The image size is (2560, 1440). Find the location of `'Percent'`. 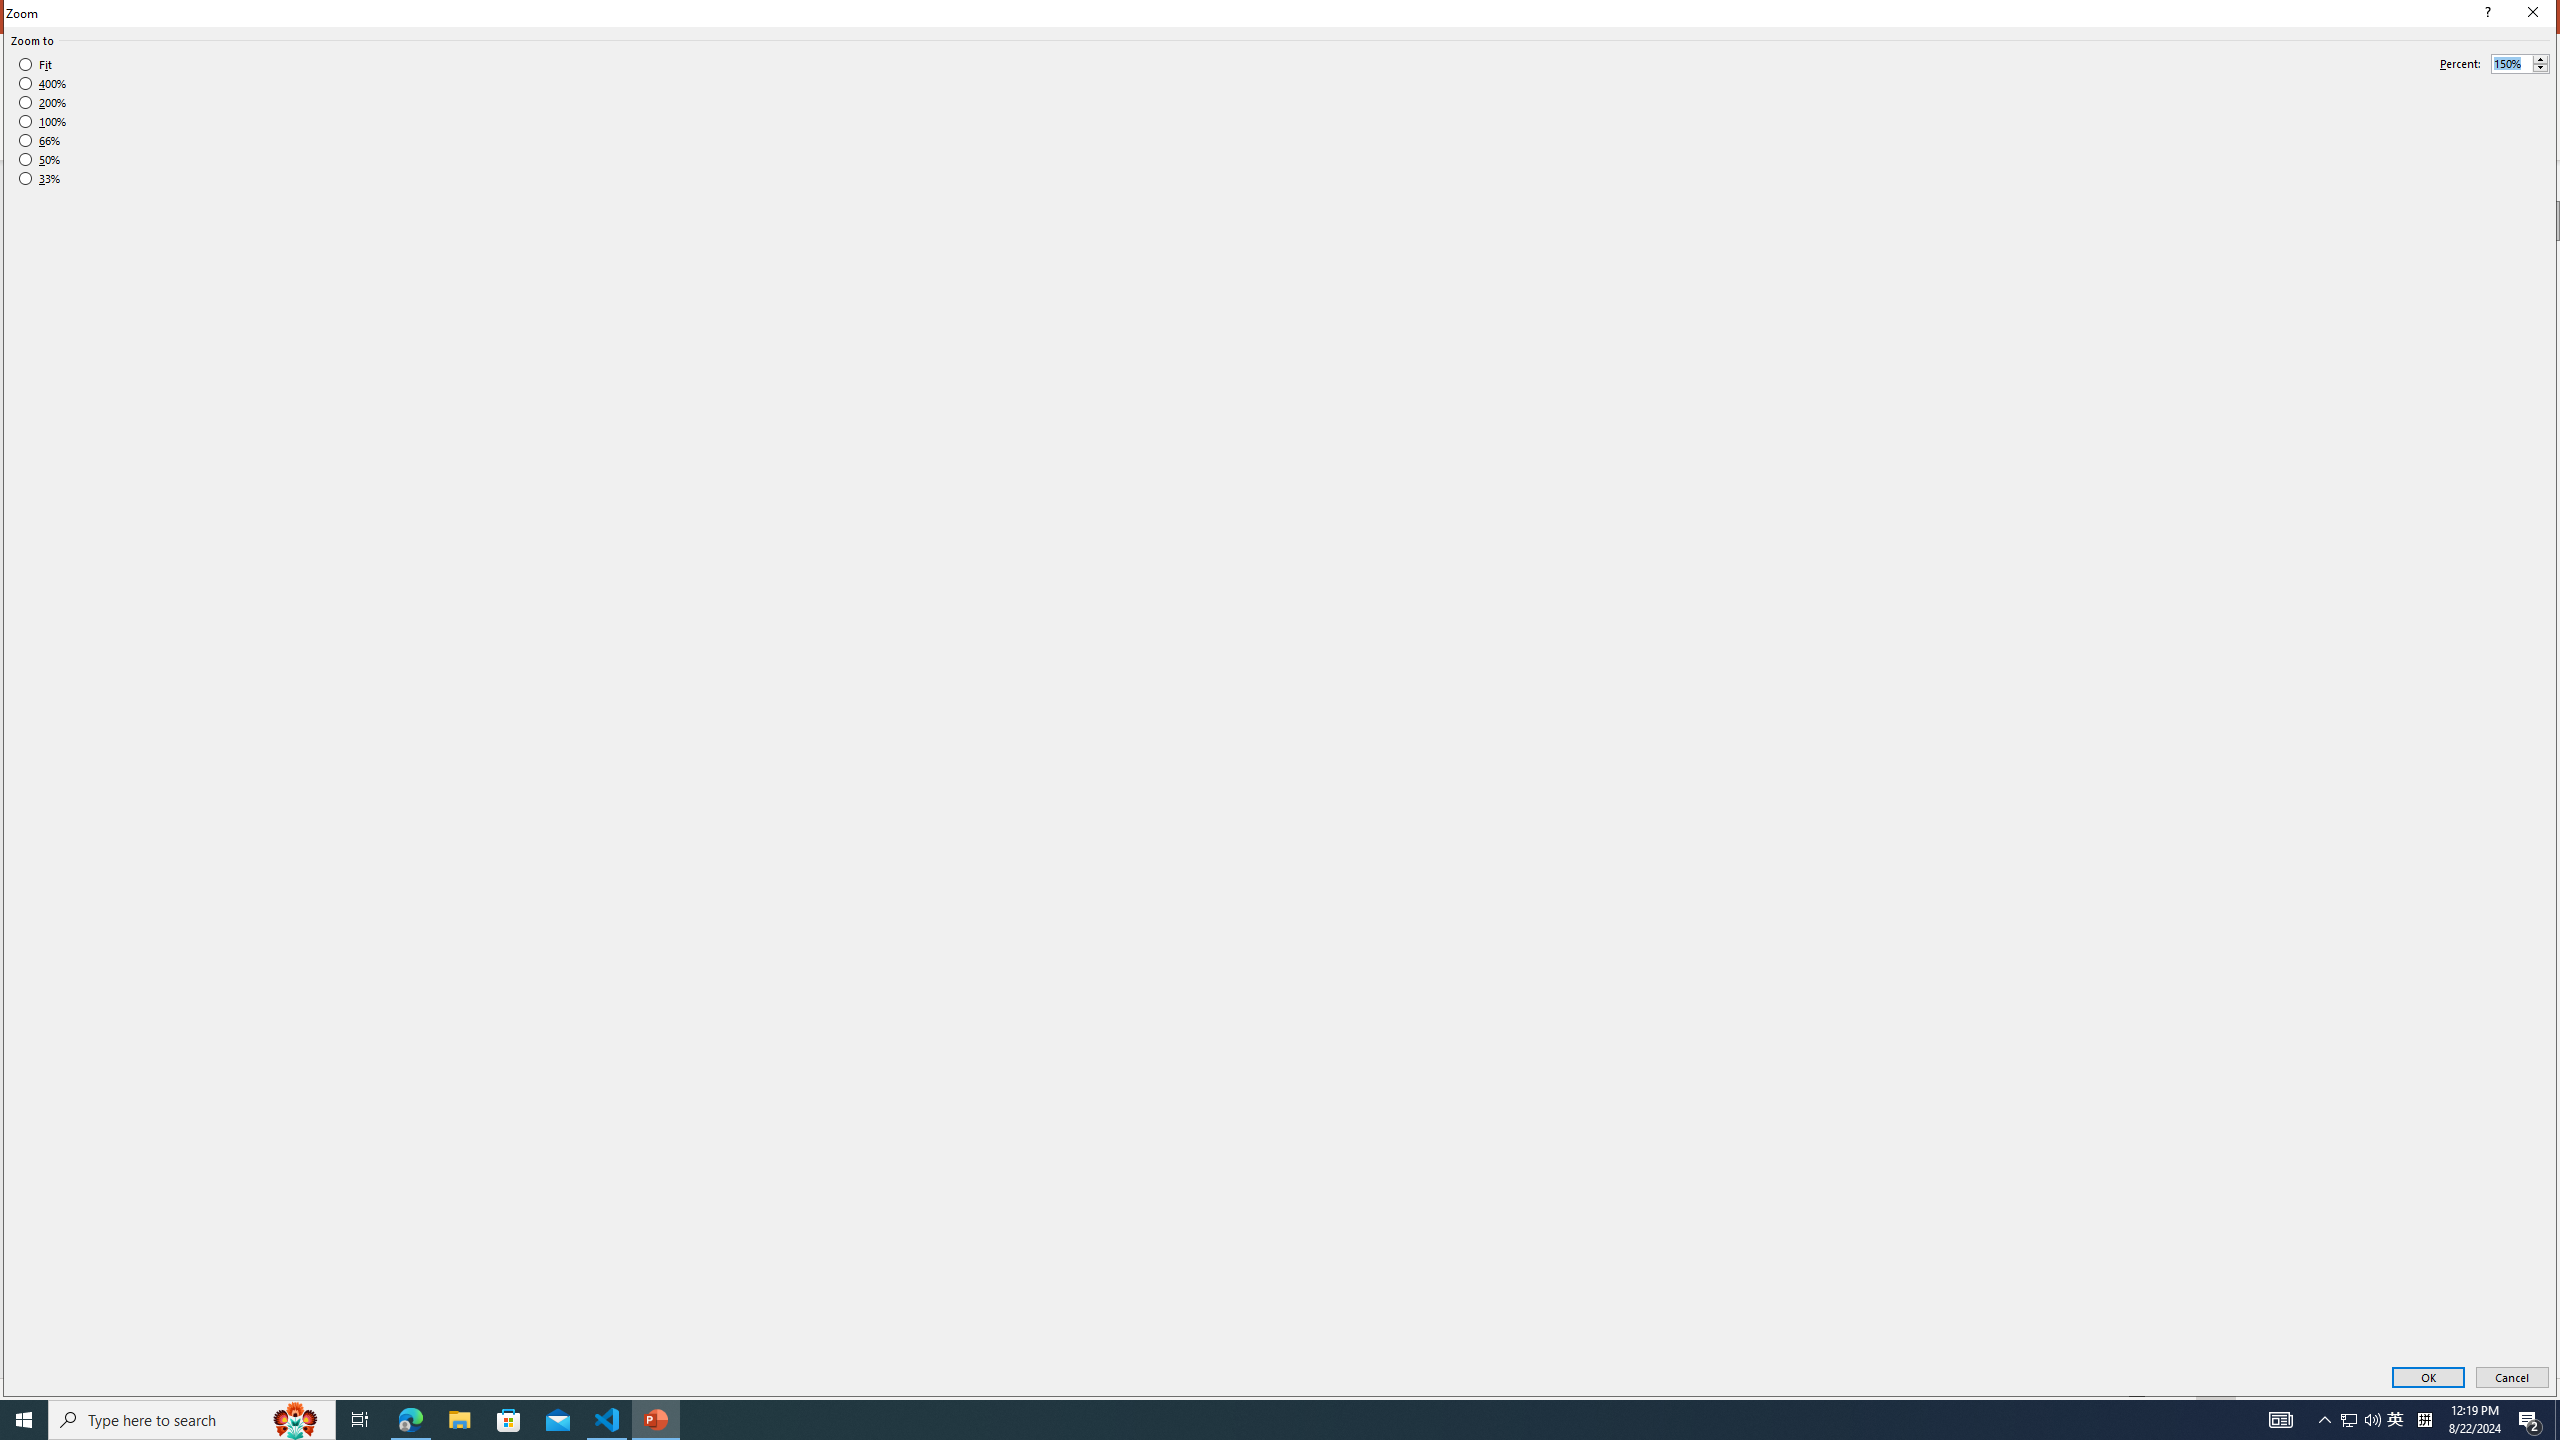

'Percent' is located at coordinates (2511, 64).